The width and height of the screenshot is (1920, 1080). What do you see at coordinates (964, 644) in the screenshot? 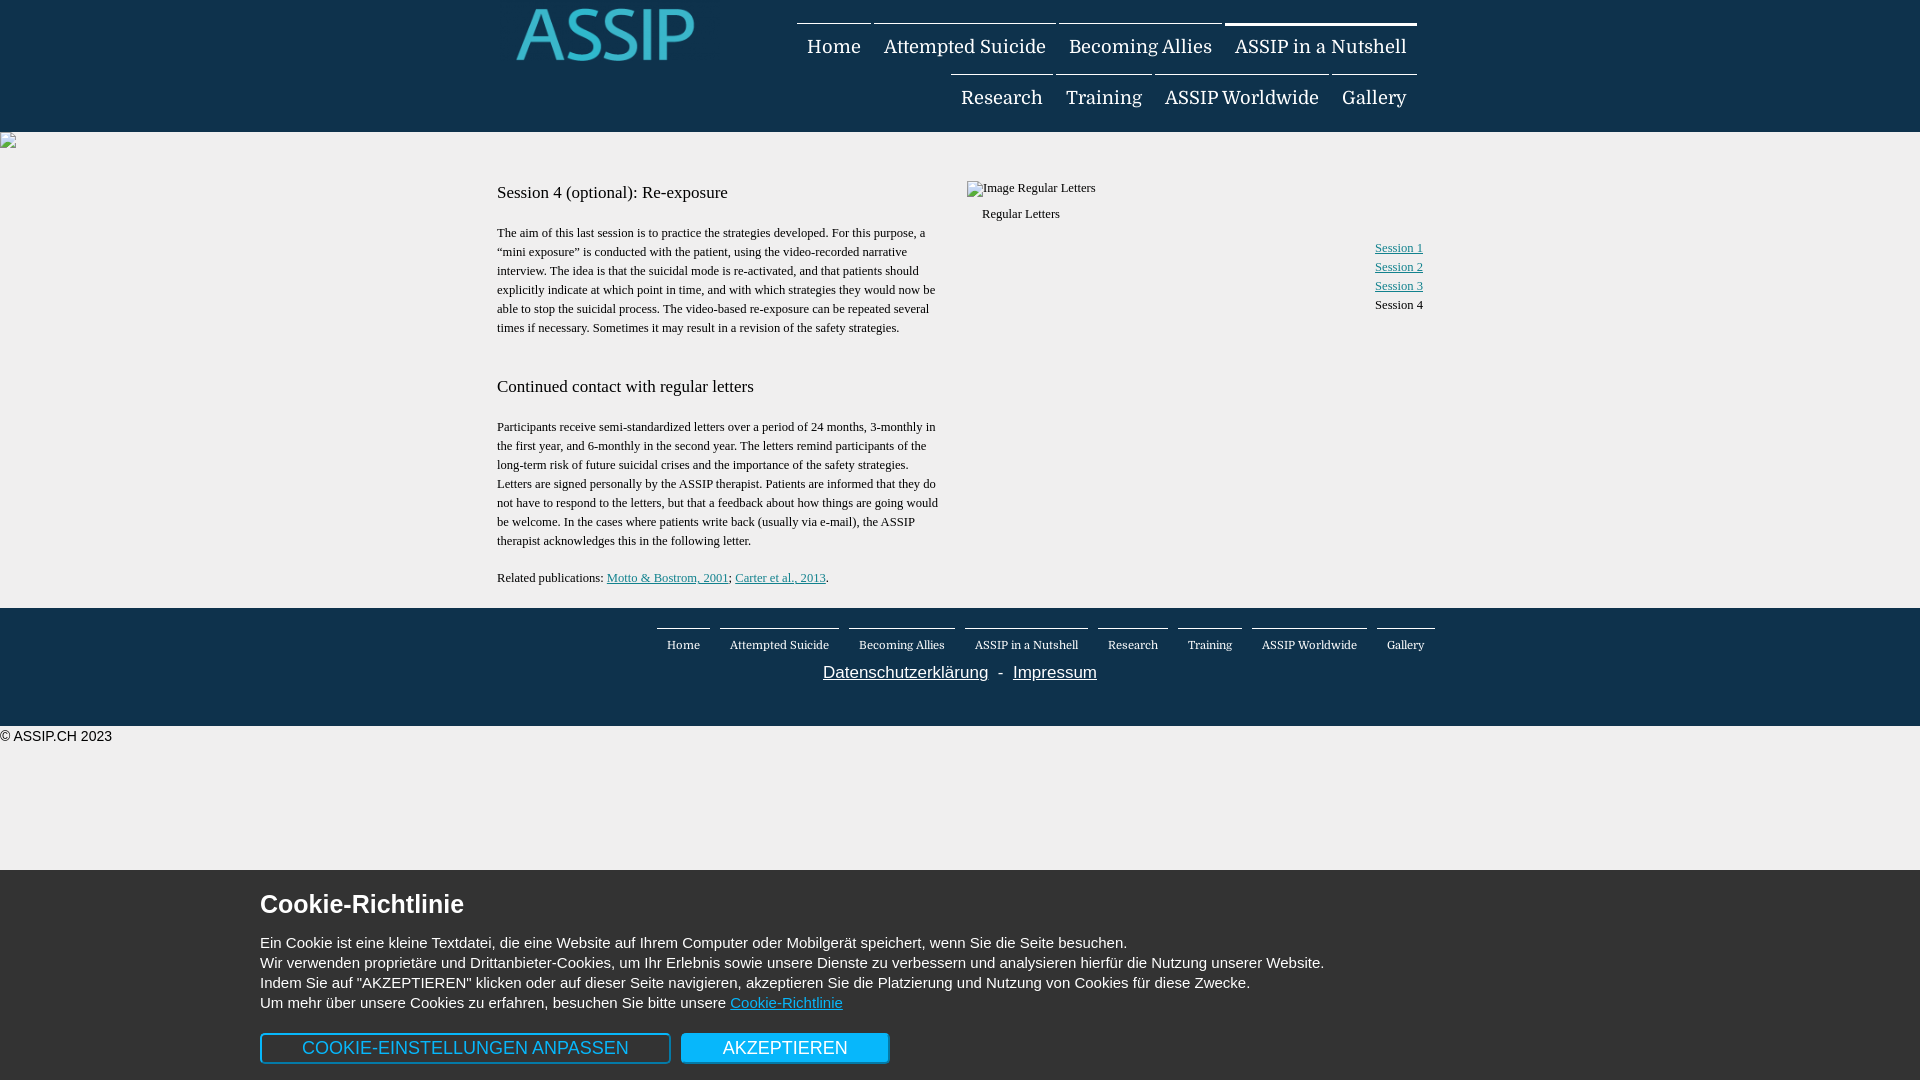
I see `'ASSIP in a Nutshell'` at bounding box center [964, 644].